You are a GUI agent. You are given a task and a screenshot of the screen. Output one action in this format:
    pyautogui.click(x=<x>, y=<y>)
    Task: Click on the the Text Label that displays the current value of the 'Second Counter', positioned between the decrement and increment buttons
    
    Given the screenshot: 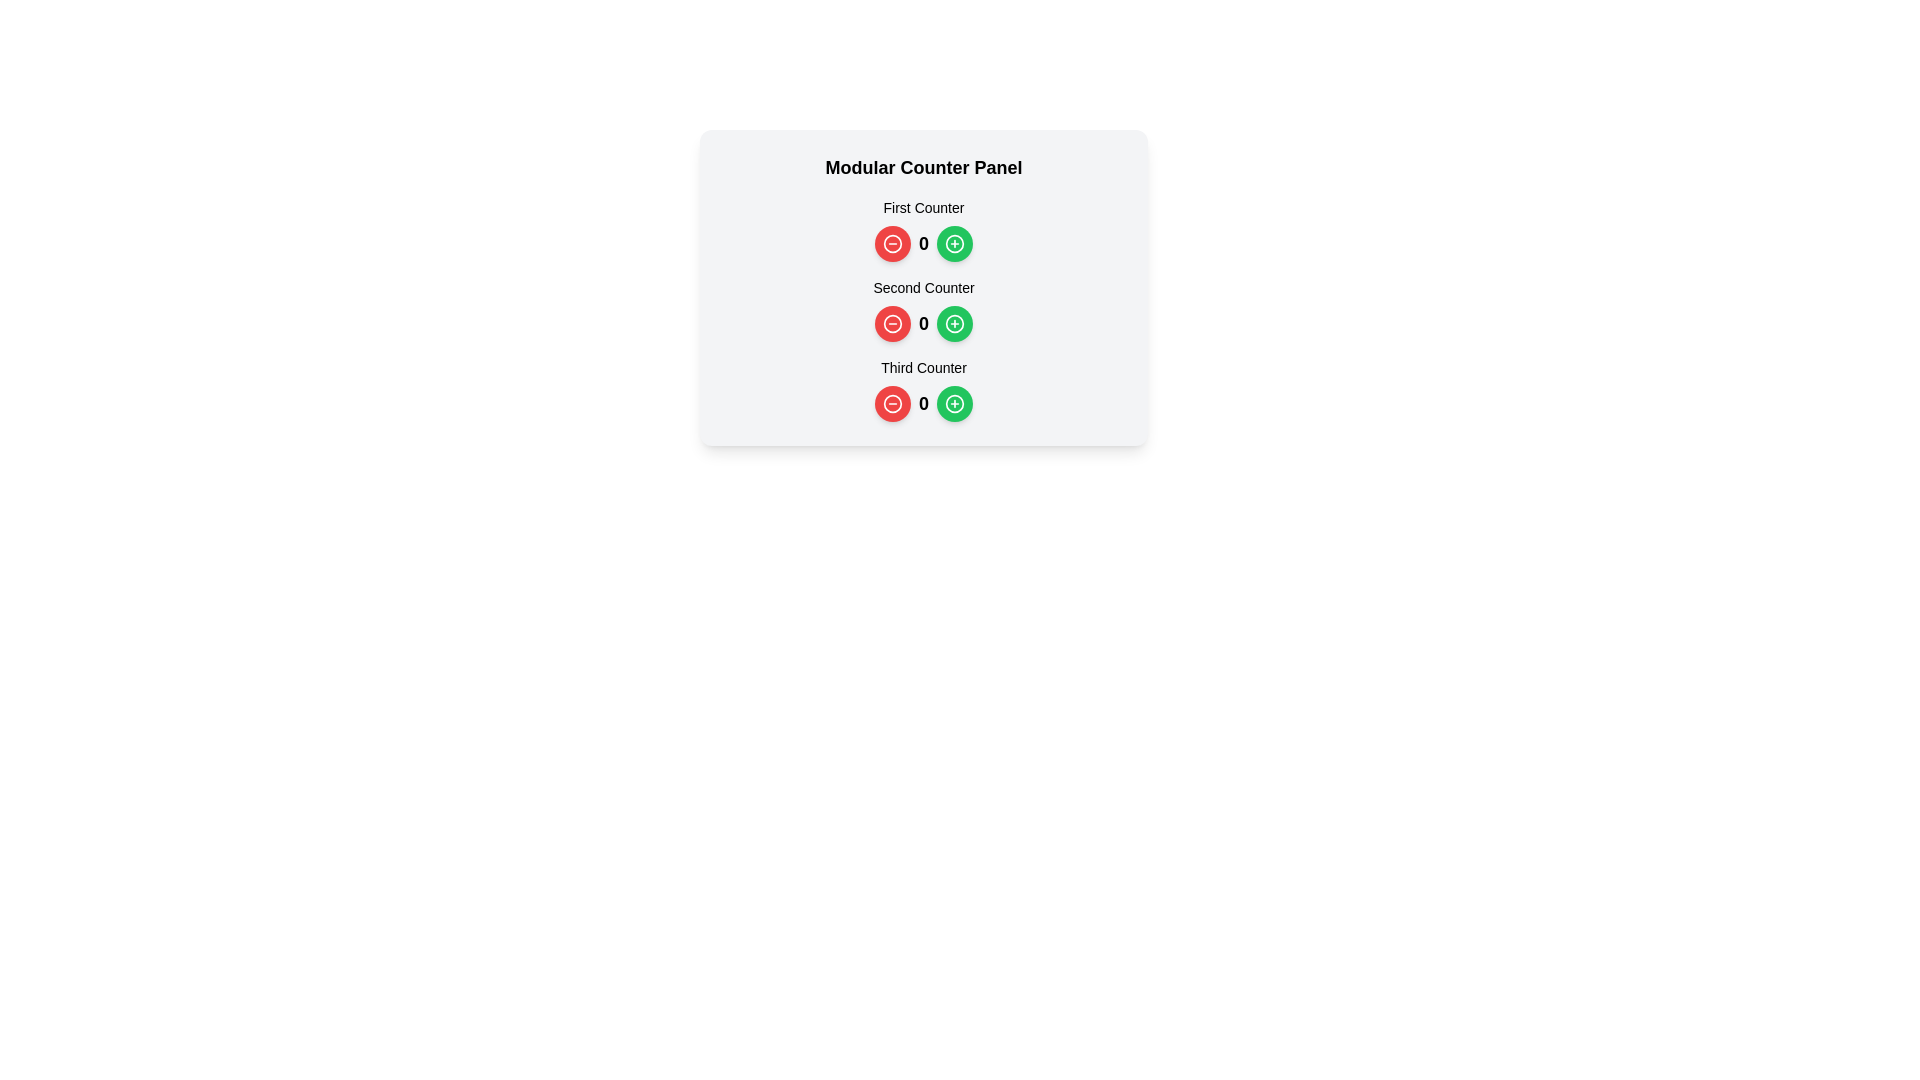 What is the action you would take?
    pyautogui.click(x=923, y=323)
    